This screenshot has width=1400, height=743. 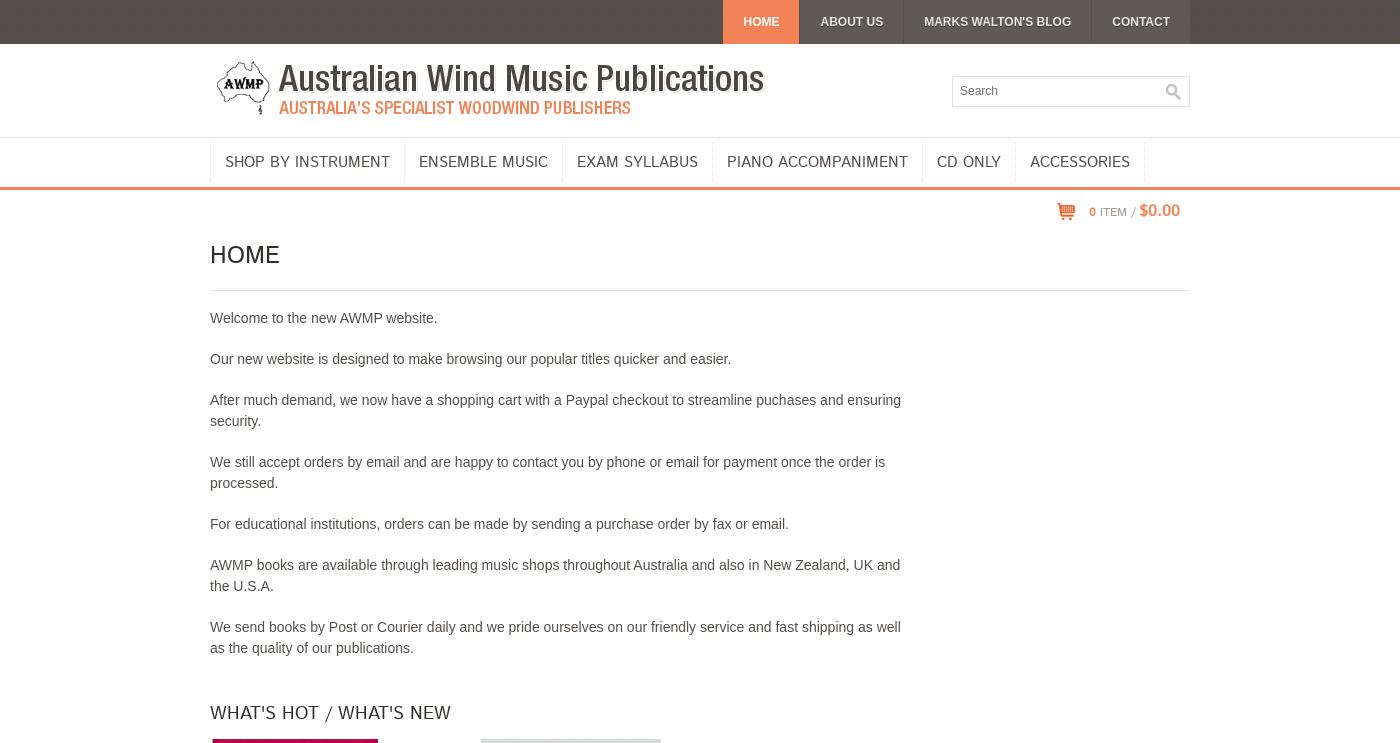 What do you see at coordinates (816, 161) in the screenshot?
I see `'Piano Accompaniment'` at bounding box center [816, 161].